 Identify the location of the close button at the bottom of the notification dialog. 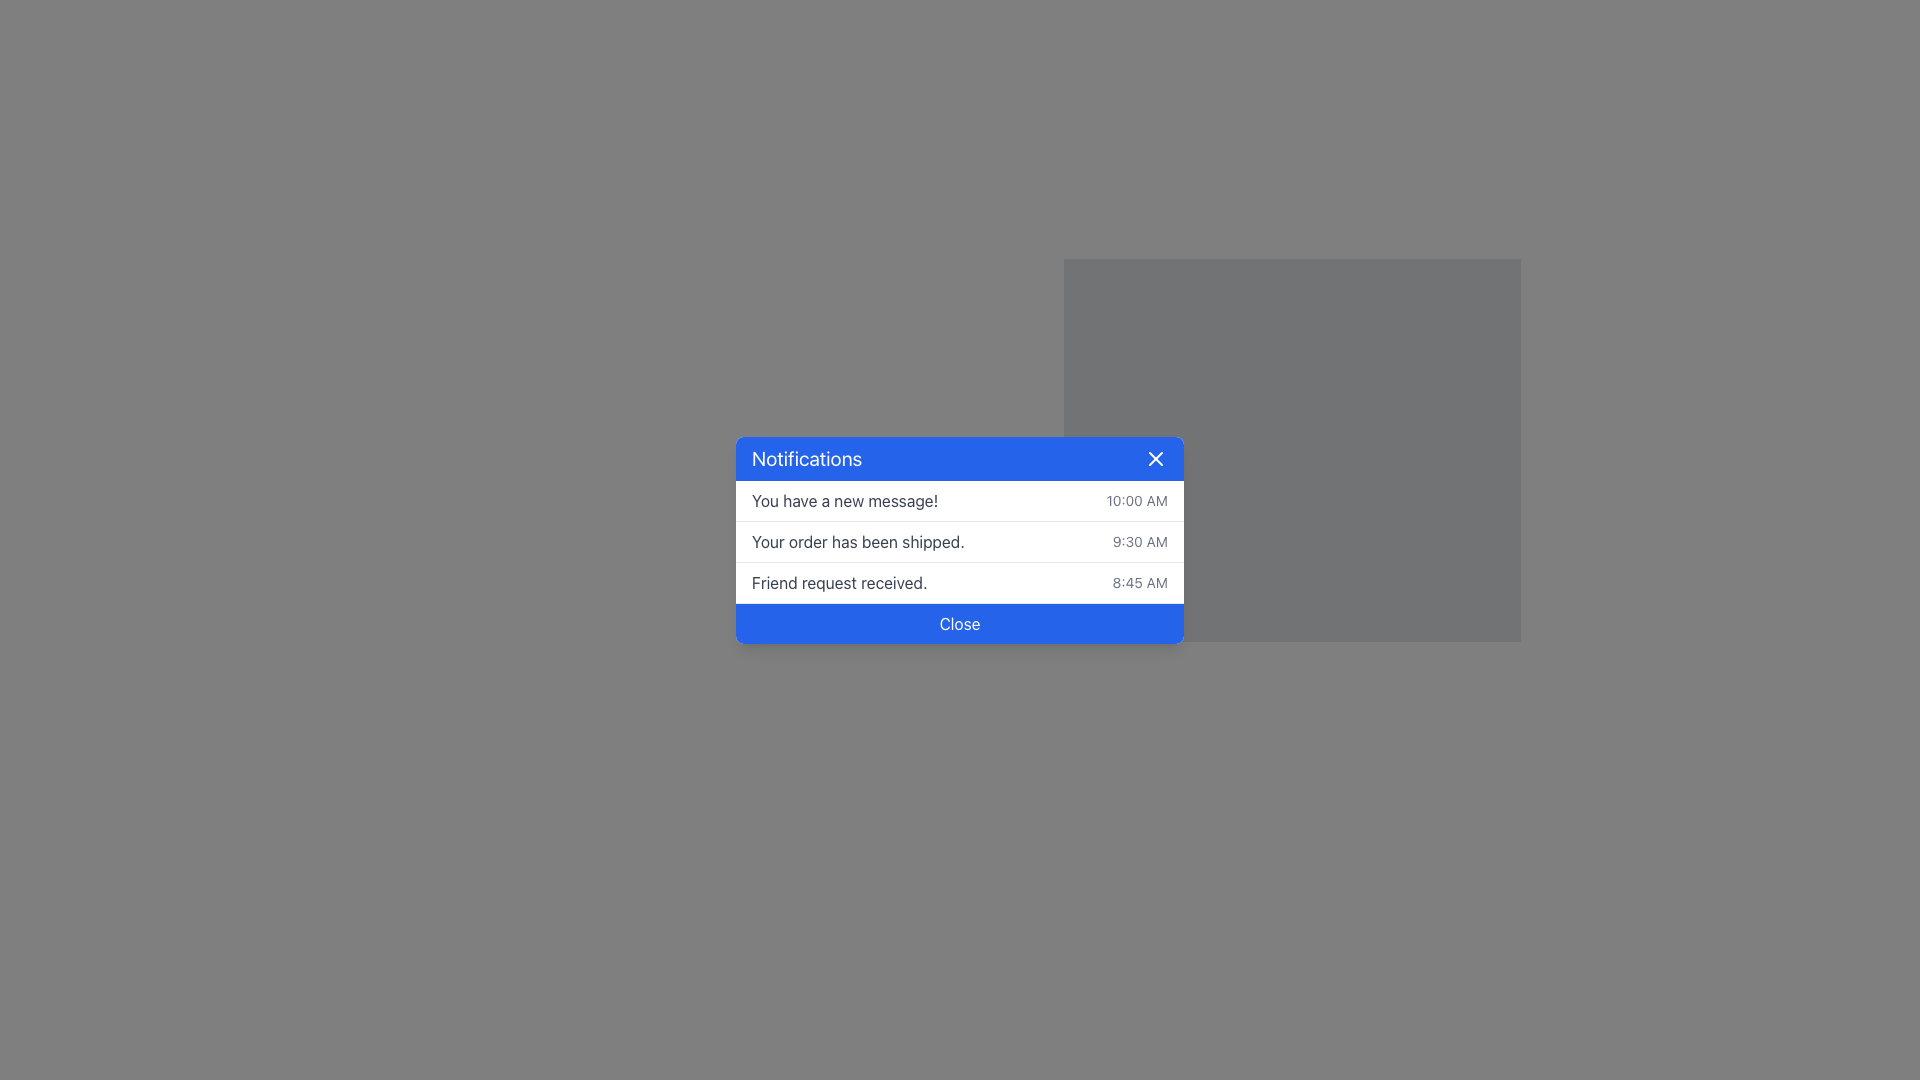
(960, 622).